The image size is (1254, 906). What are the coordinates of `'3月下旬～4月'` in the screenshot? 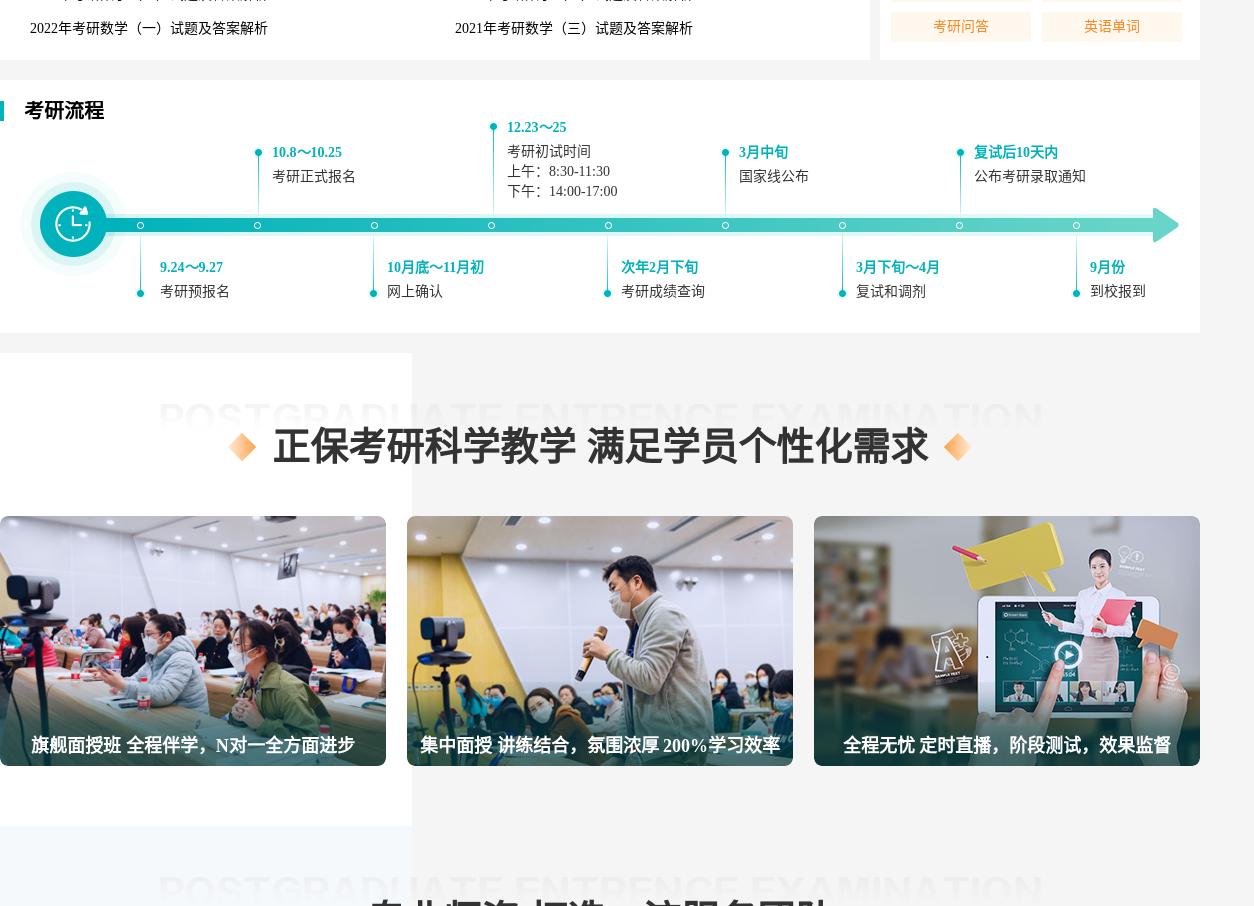 It's located at (897, 267).